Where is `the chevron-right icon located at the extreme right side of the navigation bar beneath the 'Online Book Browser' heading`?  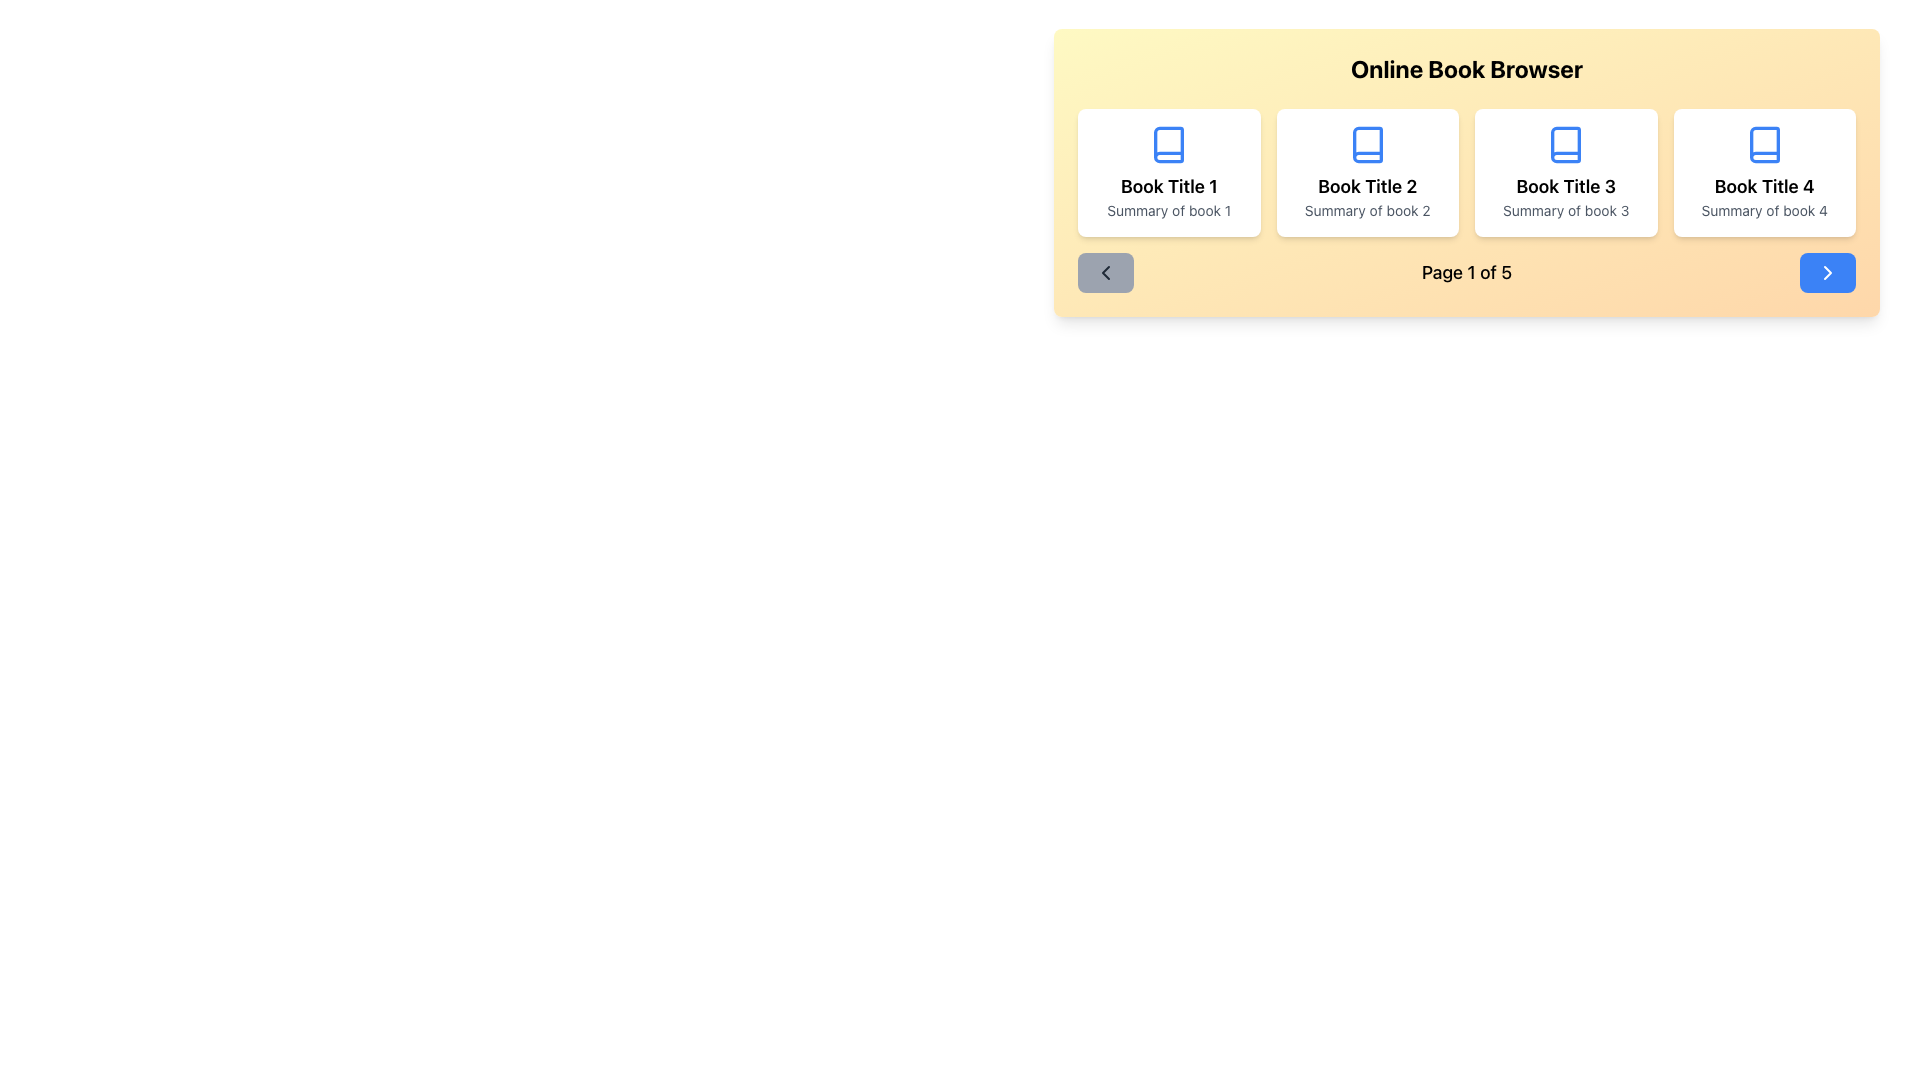
the chevron-right icon located at the extreme right side of the navigation bar beneath the 'Online Book Browser' heading is located at coordinates (1828, 273).